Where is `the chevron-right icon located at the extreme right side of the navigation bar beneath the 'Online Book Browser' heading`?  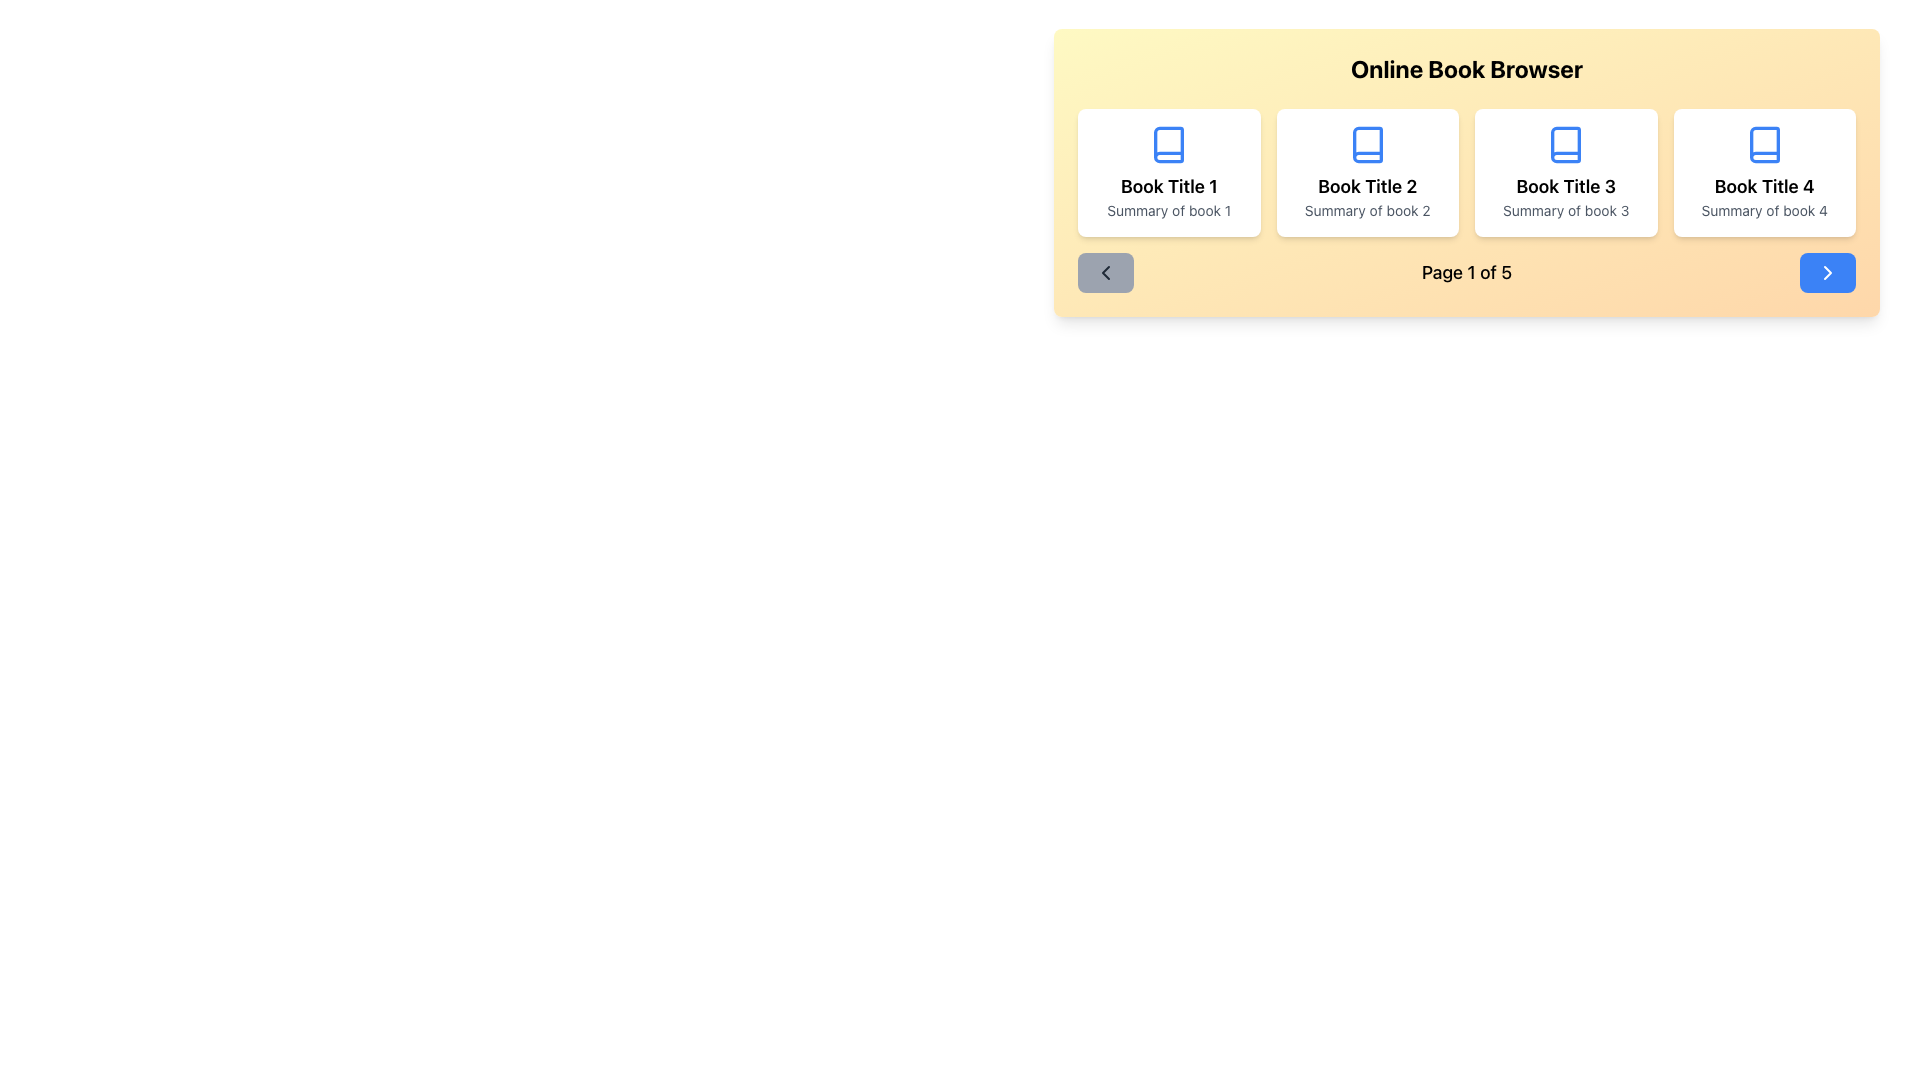
the chevron-right icon located at the extreme right side of the navigation bar beneath the 'Online Book Browser' heading is located at coordinates (1828, 273).